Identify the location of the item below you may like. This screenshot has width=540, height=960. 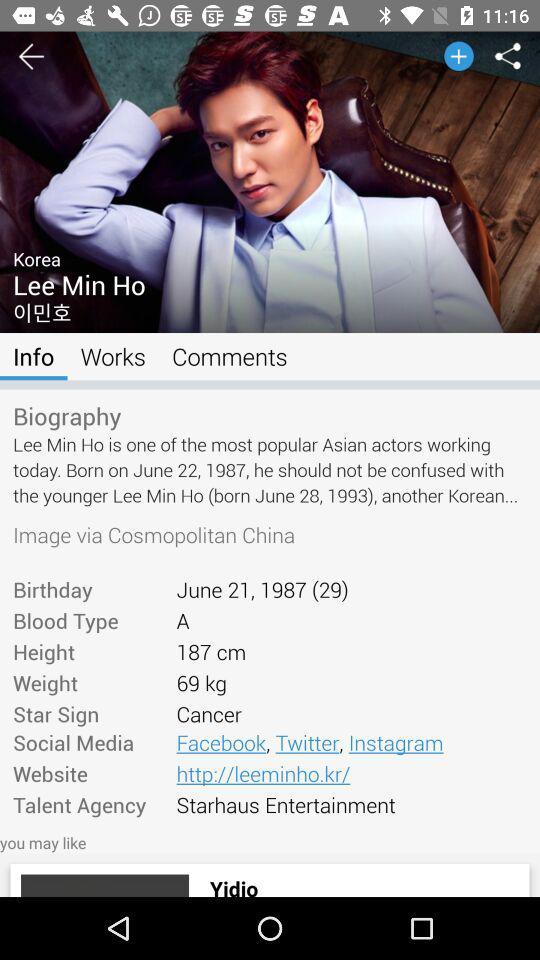
(358, 884).